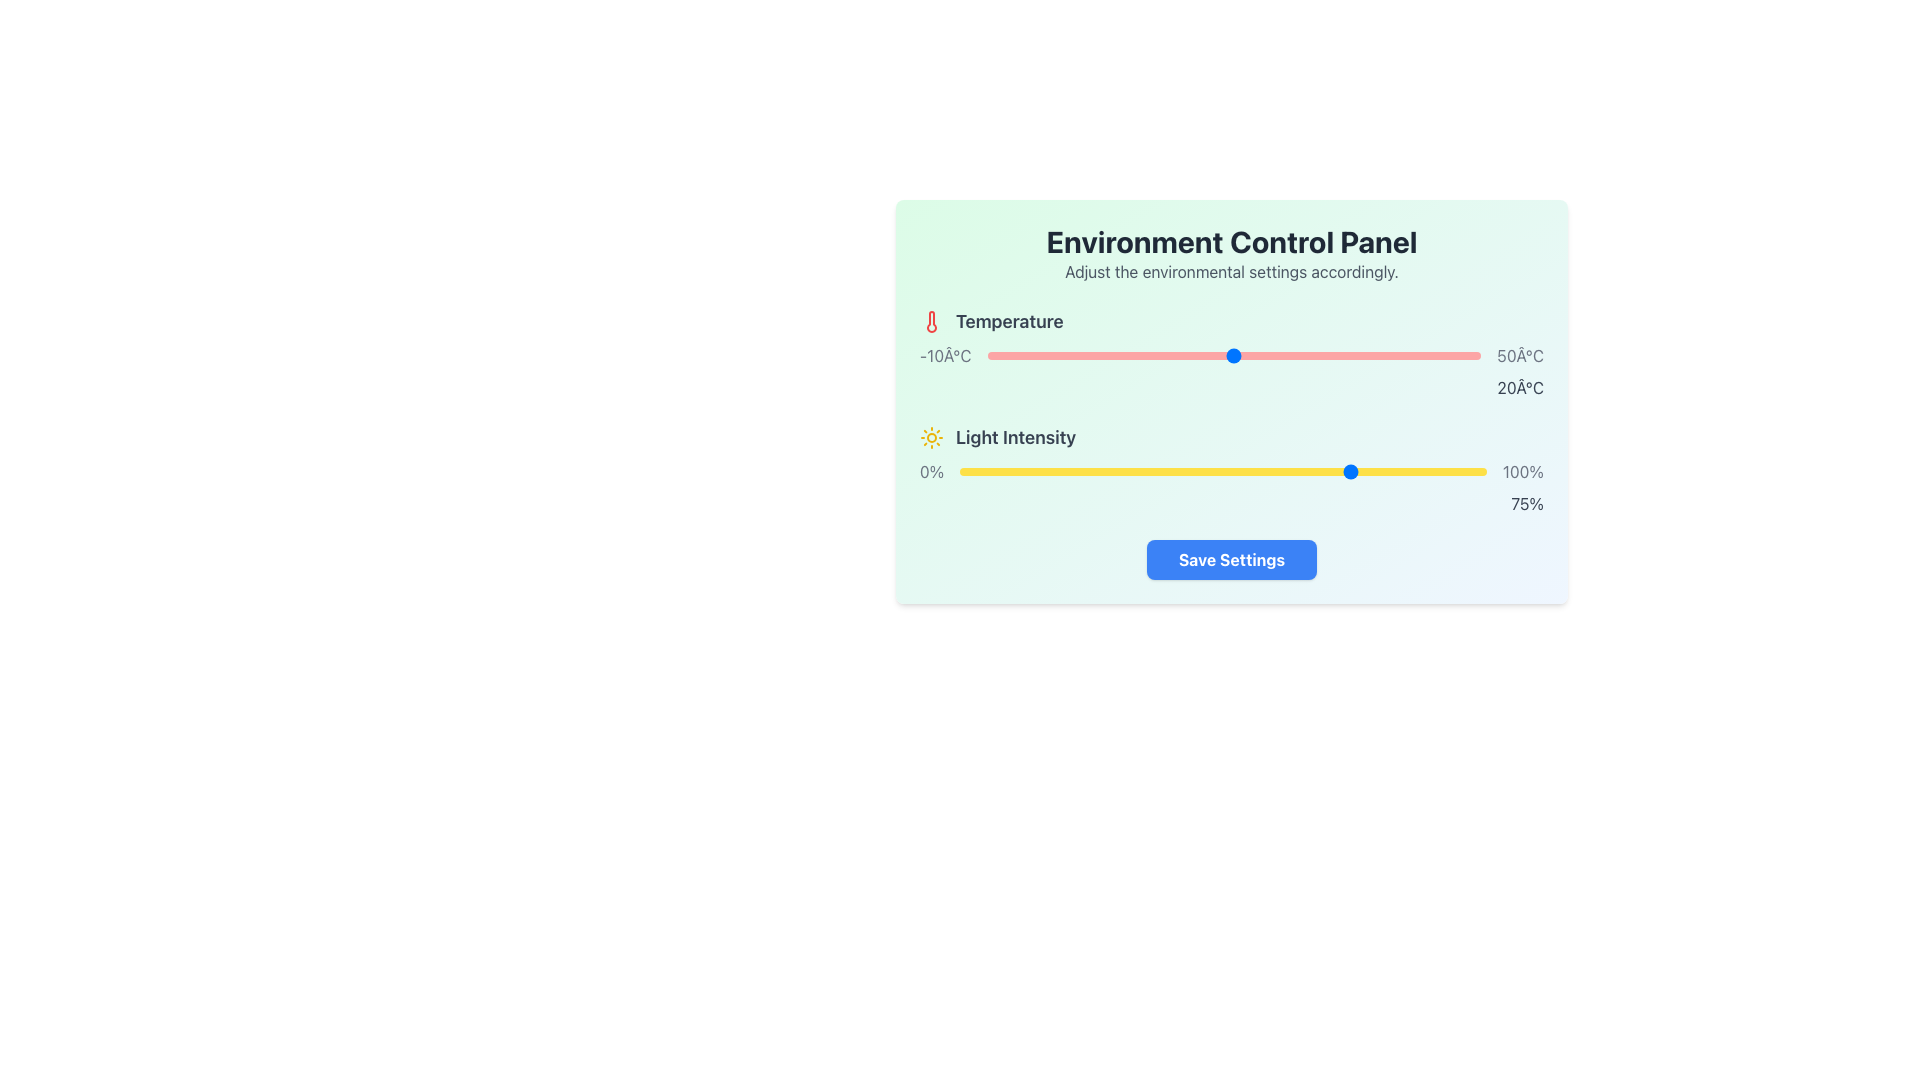 The width and height of the screenshot is (1920, 1080). Describe the element at coordinates (1016, 437) in the screenshot. I see `the 'Light Intensity' label text, which is styled in medium gray and bold, located below the 'Temperature' control section in the 'Environment Control Panel' interface` at that location.